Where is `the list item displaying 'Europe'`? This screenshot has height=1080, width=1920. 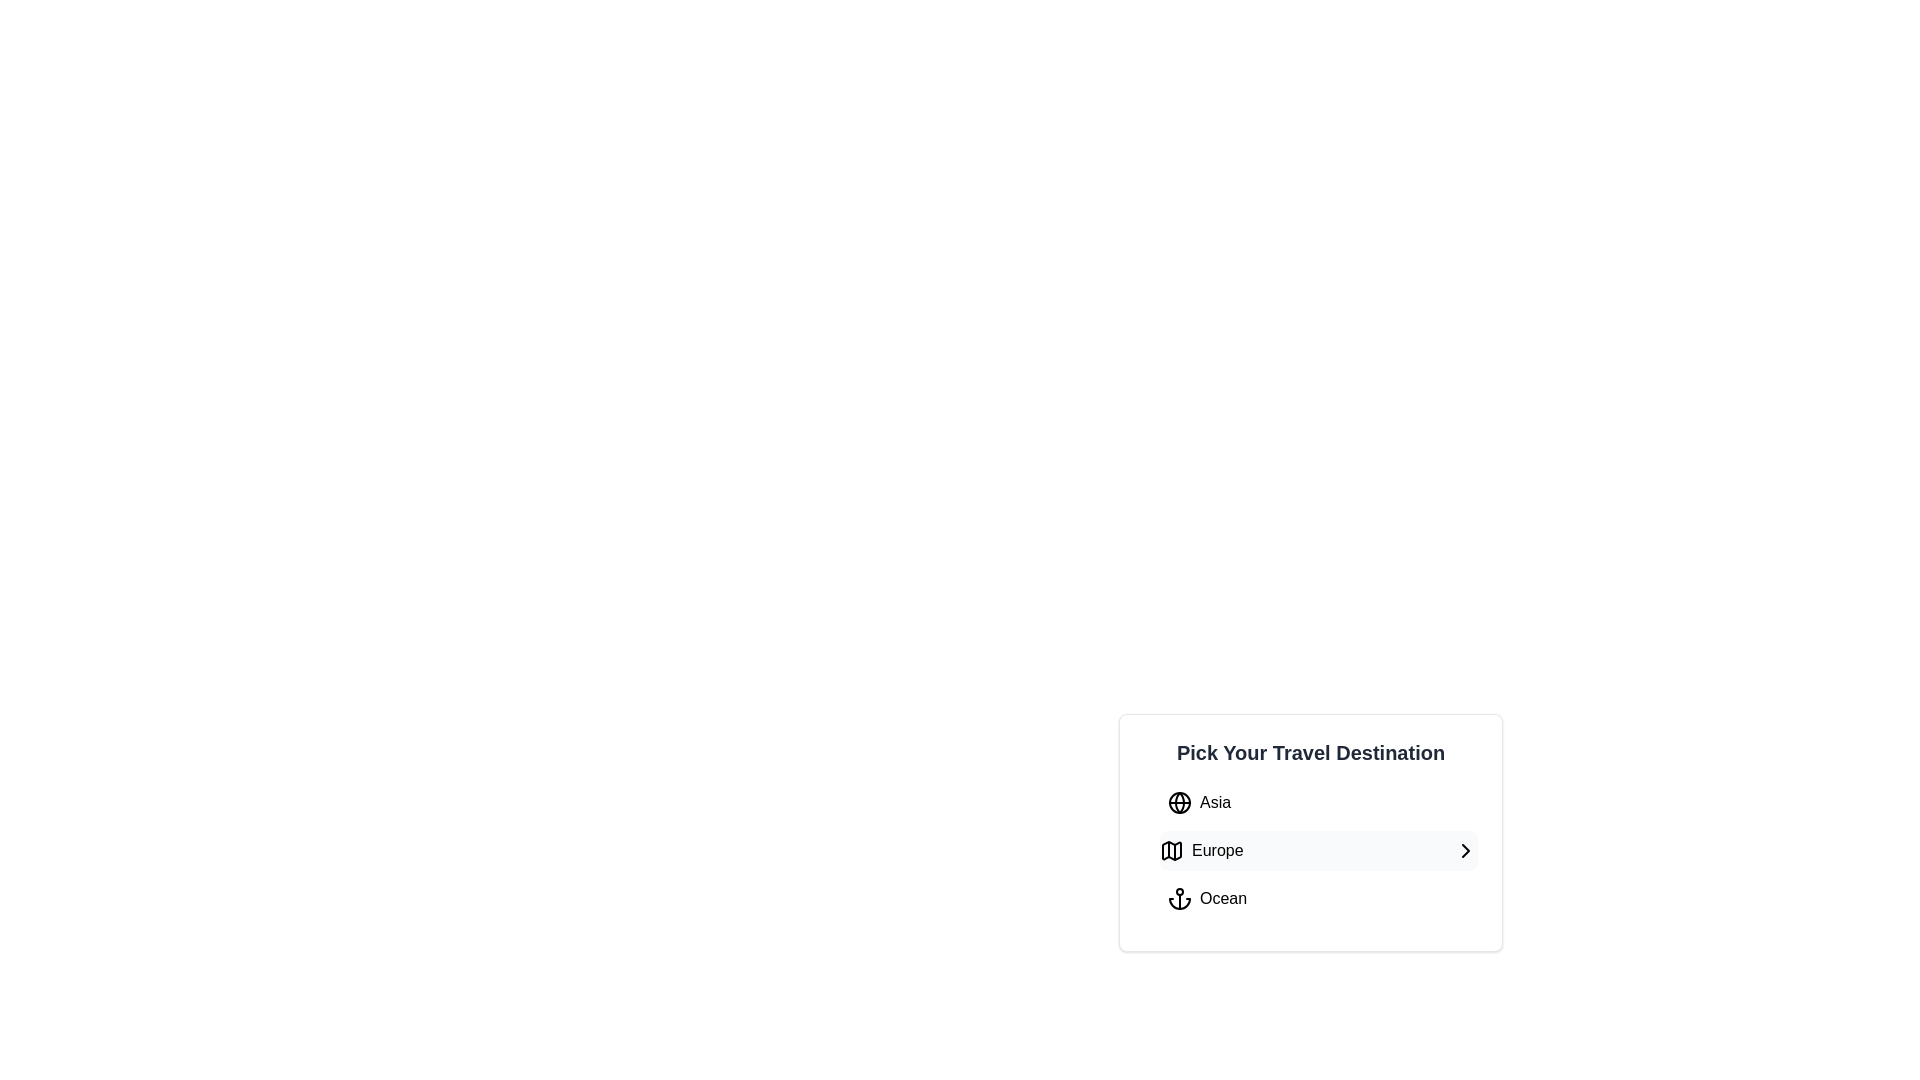
the list item displaying 'Europe' is located at coordinates (1200, 851).